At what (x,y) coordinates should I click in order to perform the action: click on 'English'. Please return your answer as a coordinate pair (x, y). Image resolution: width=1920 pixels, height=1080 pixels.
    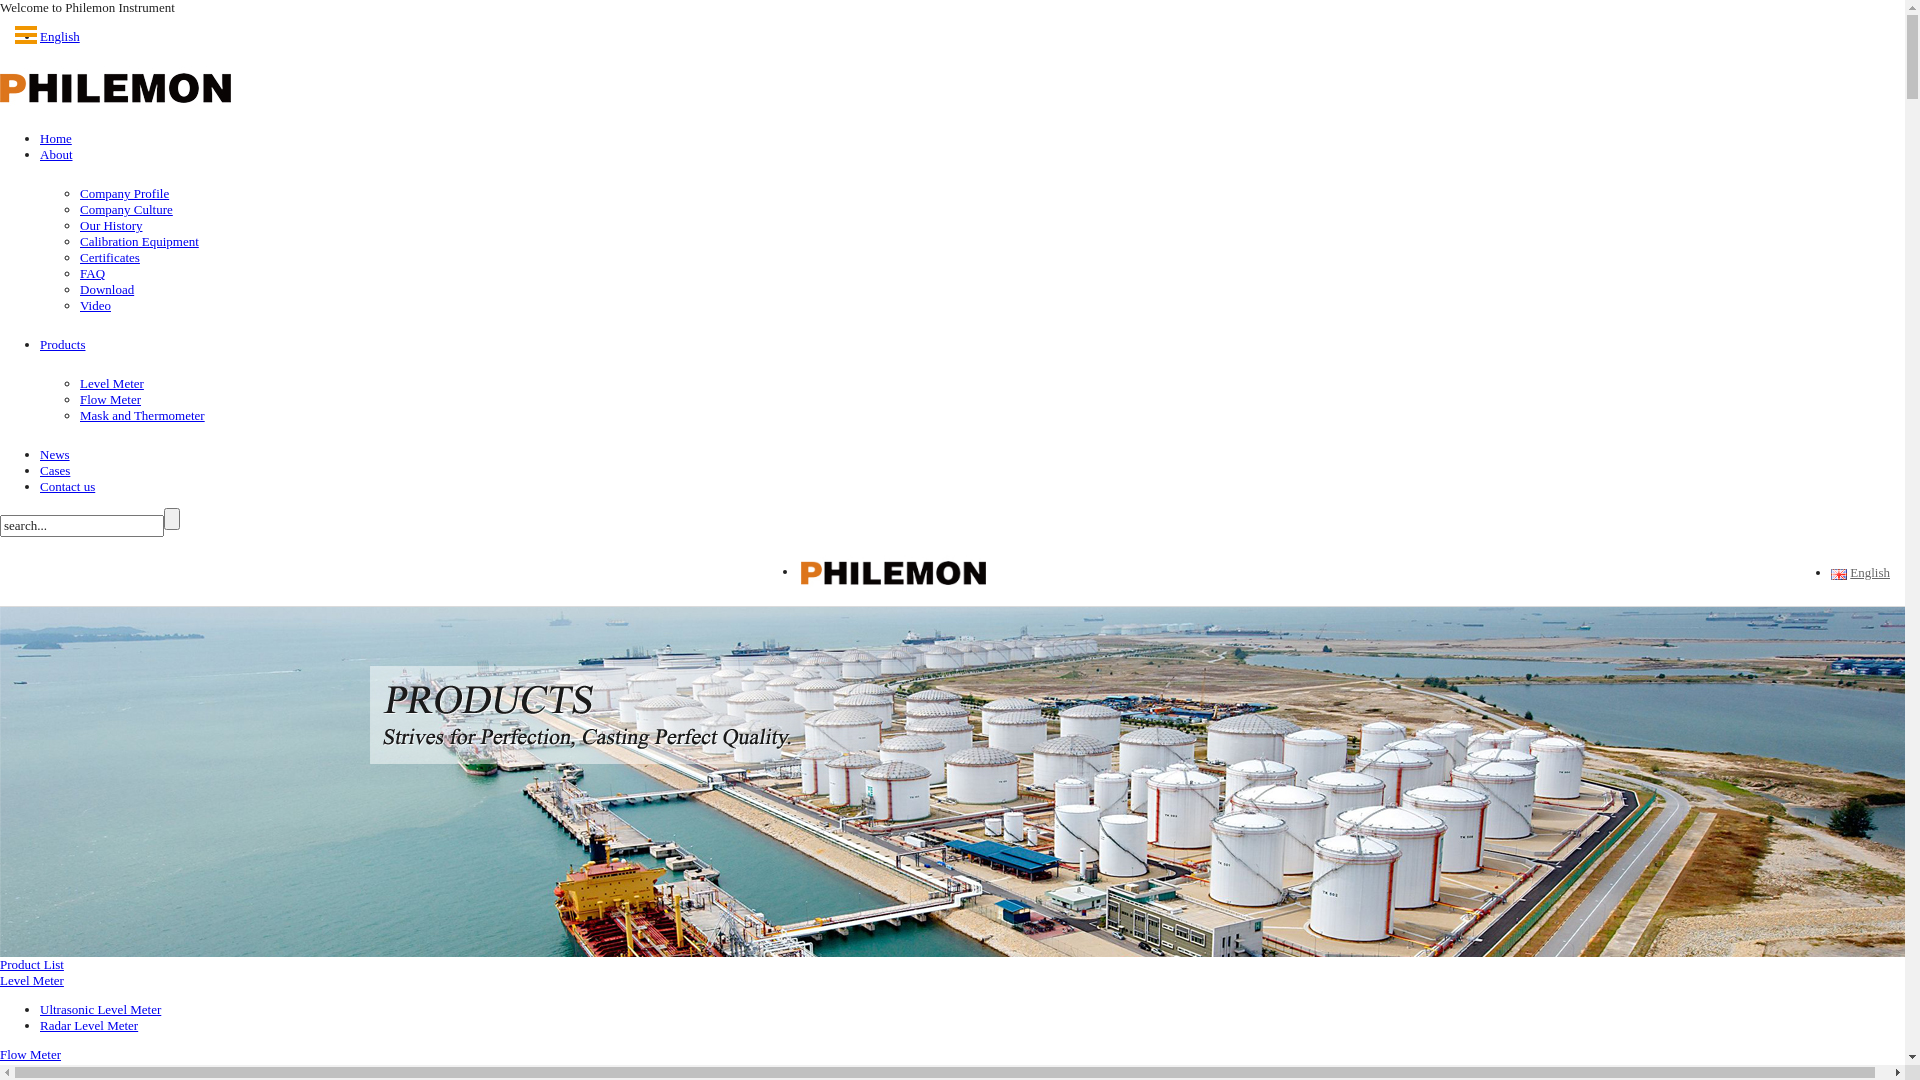
    Looking at the image, I should click on (1846, 573).